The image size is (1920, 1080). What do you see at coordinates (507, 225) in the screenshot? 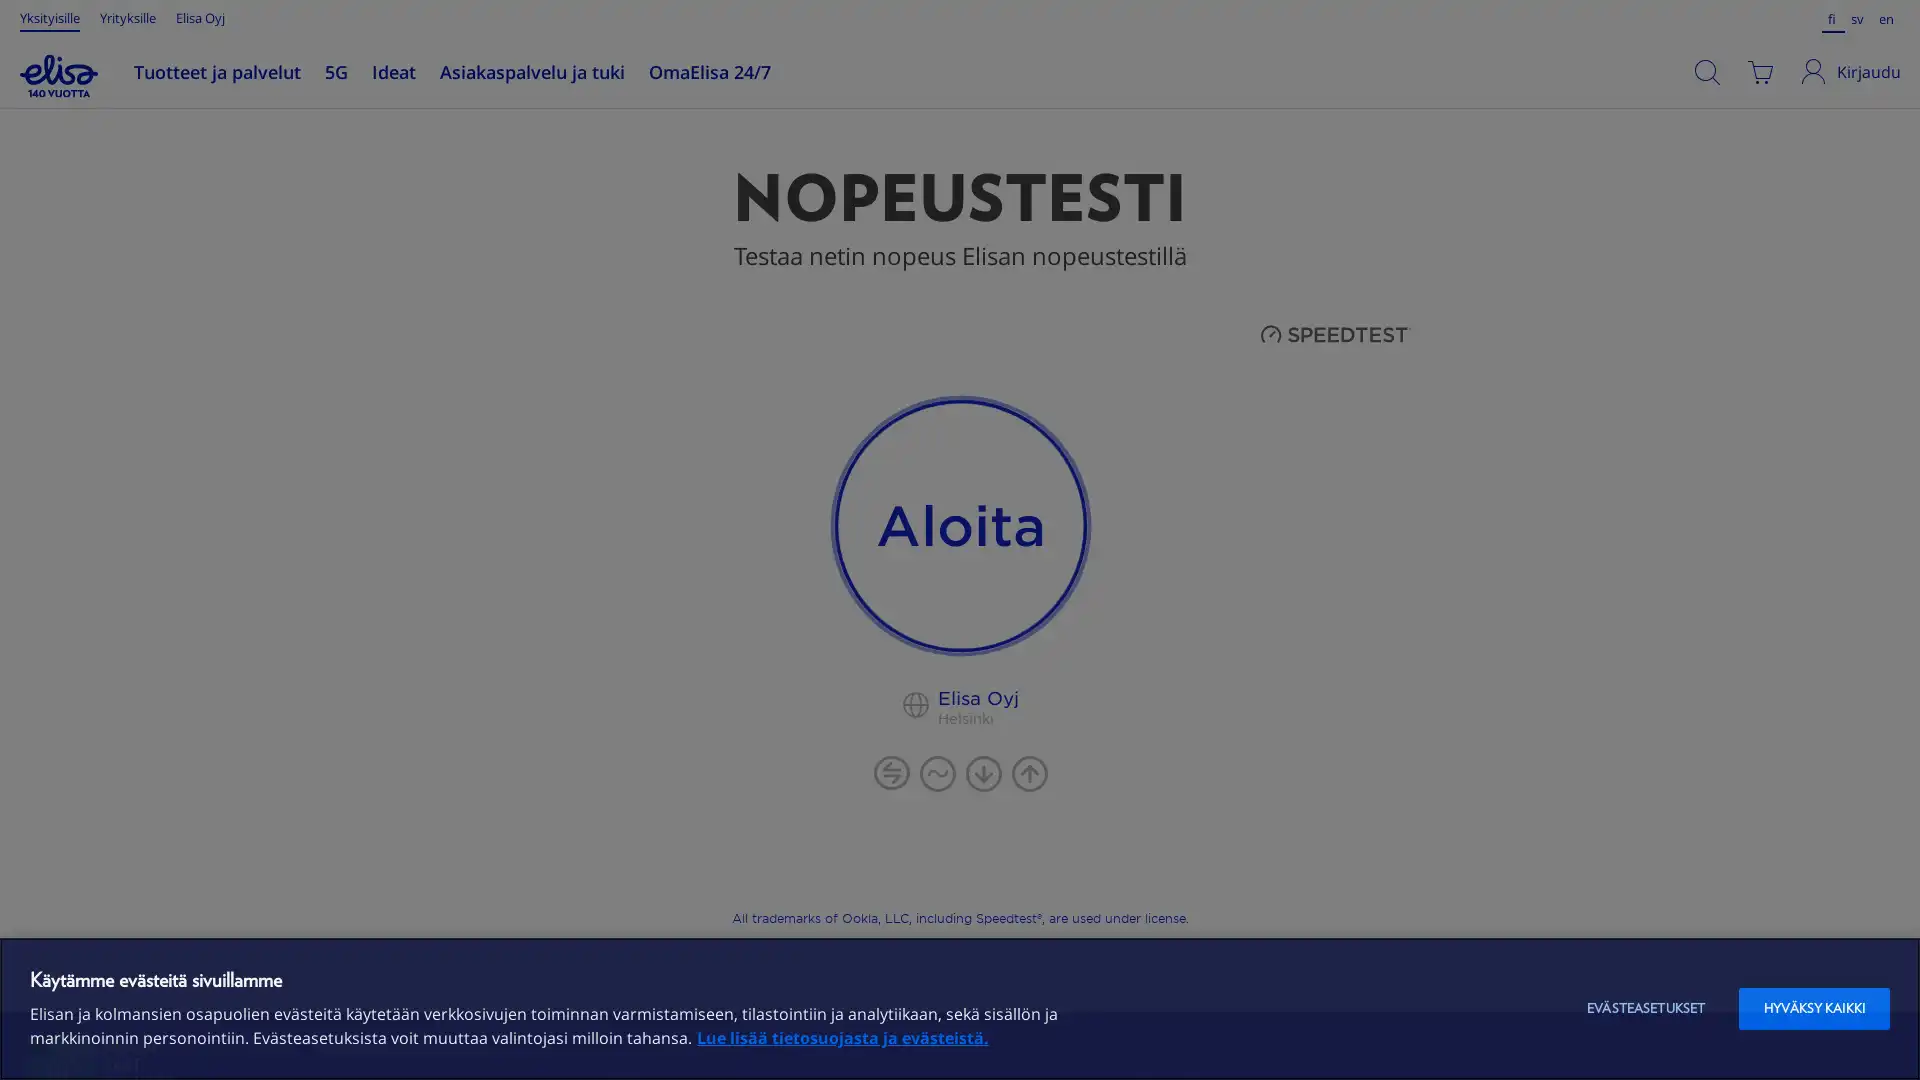
I see `Jatka ostoksia` at bounding box center [507, 225].